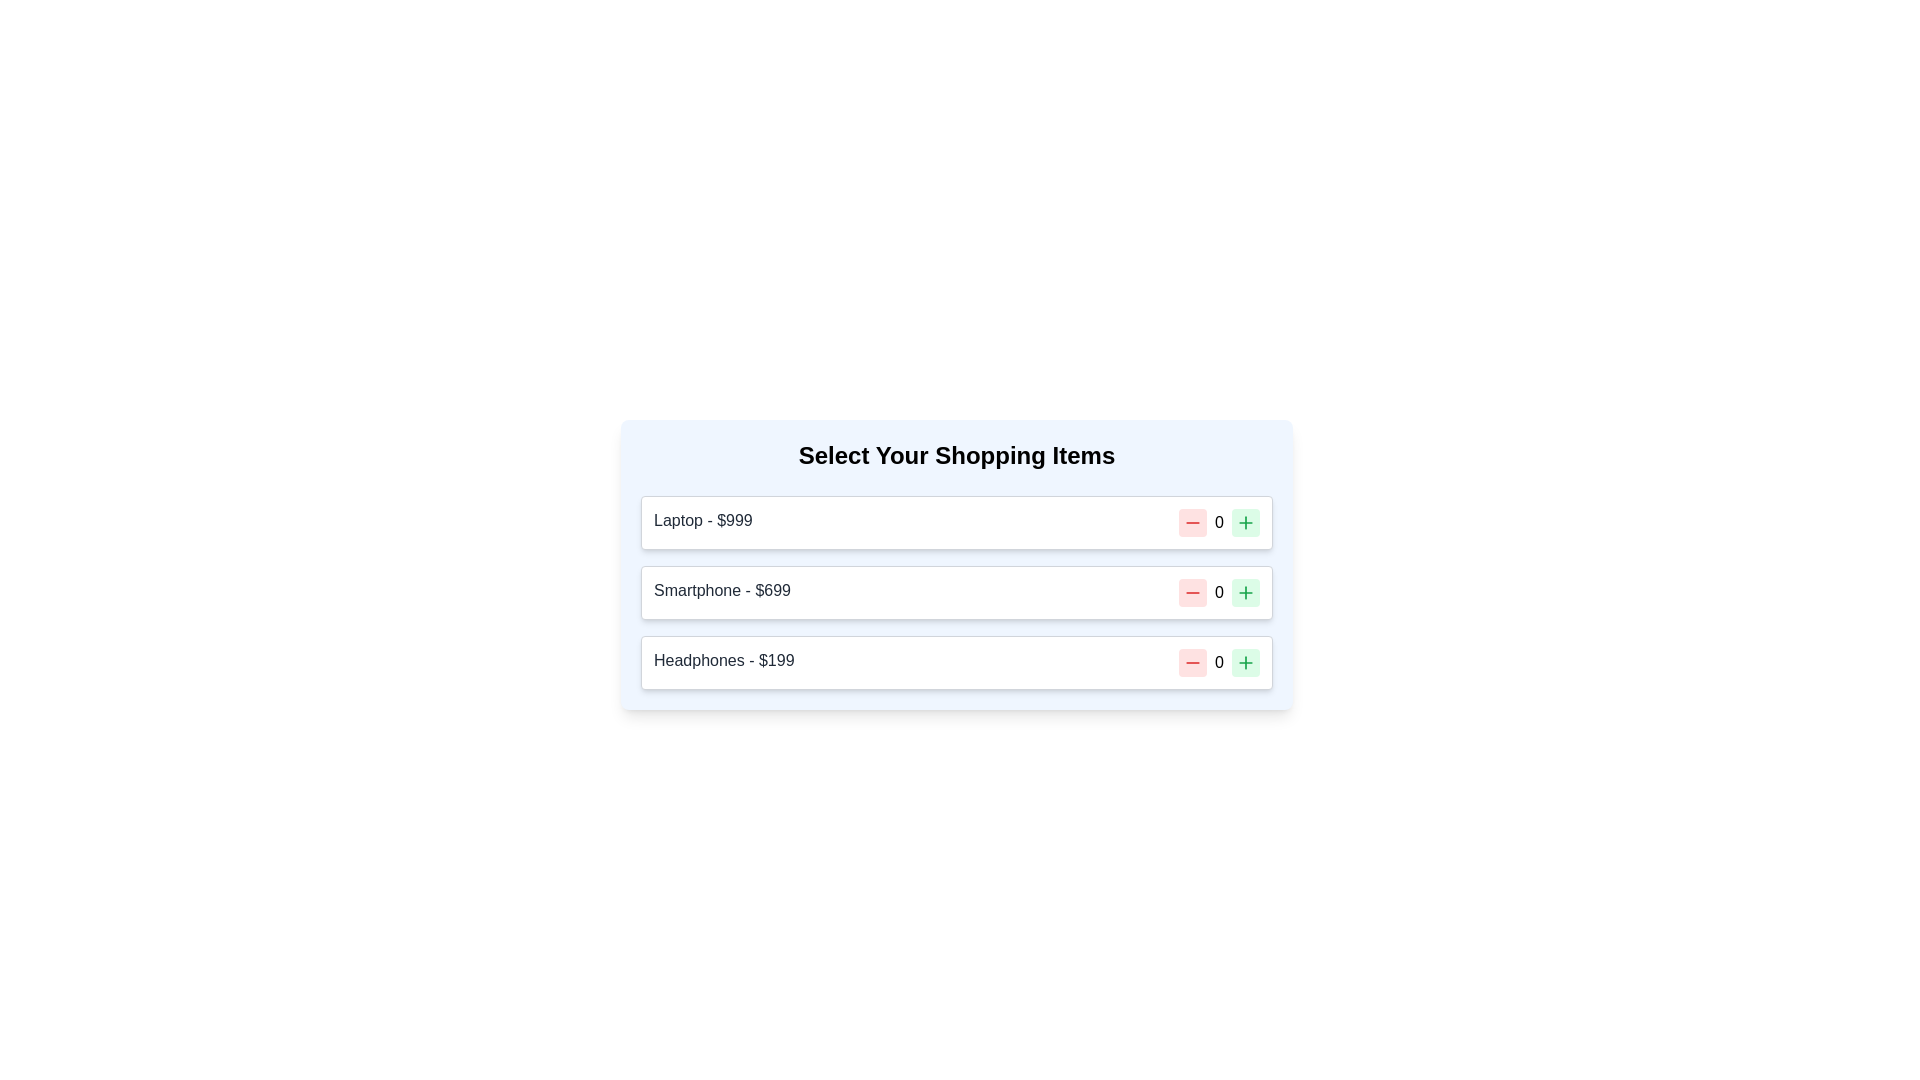 This screenshot has height=1080, width=1920. What do you see at coordinates (1245, 522) in the screenshot?
I see `the green-bordered Increment Control button with a plus icon located to the right of the number input field for the first item (Laptop - $999) to increase the quantity` at bounding box center [1245, 522].